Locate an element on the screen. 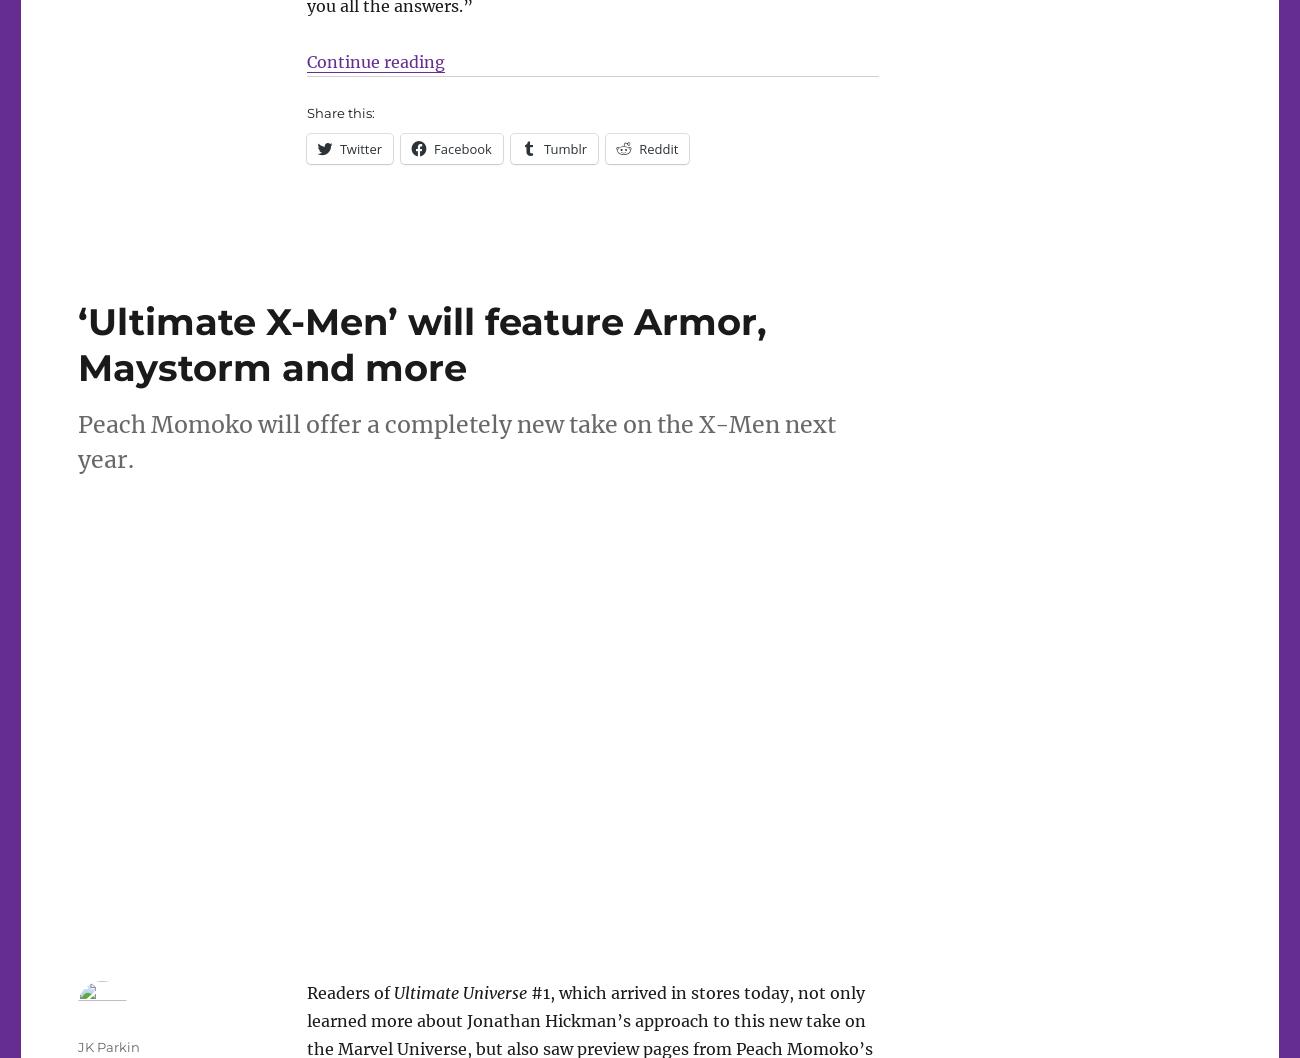  'Facebook' is located at coordinates (461, 147).